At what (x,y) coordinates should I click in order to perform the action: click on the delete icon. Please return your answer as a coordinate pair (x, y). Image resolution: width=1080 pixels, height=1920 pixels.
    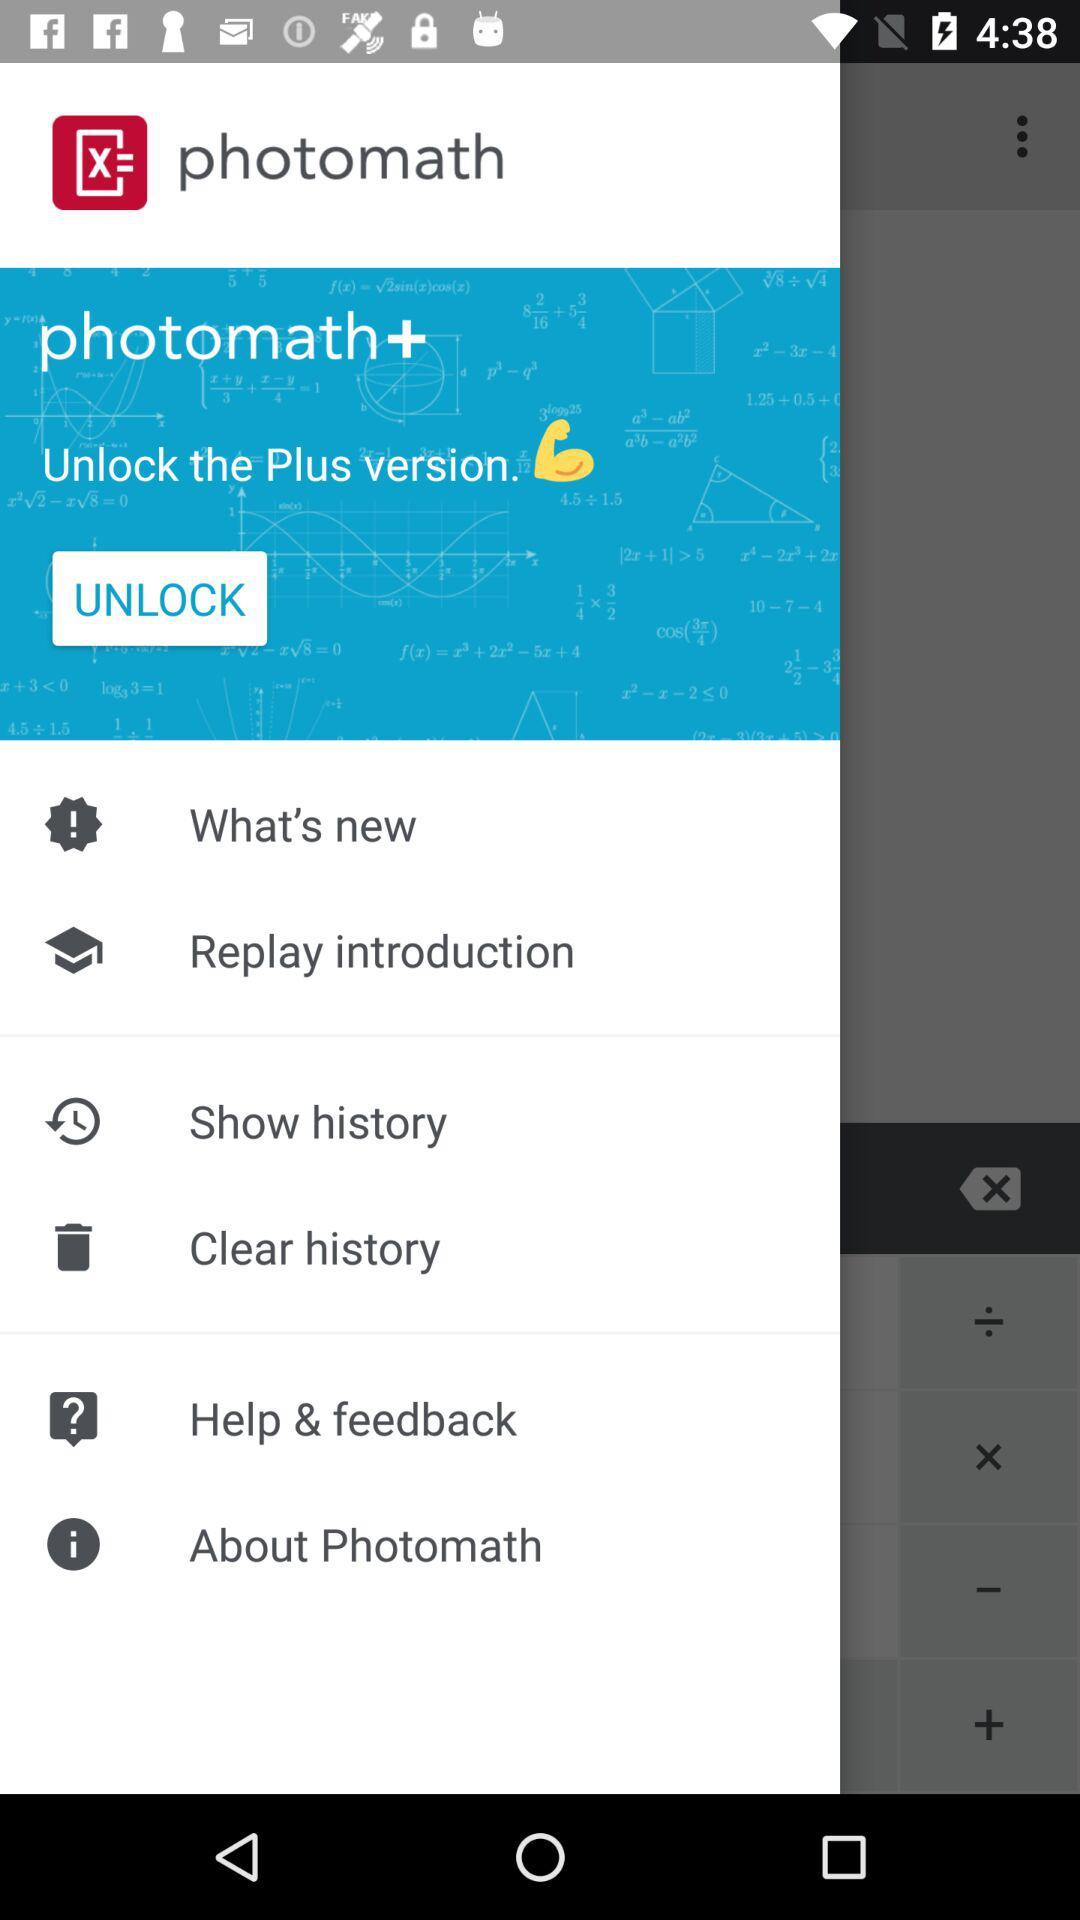
    Looking at the image, I should click on (88, 1188).